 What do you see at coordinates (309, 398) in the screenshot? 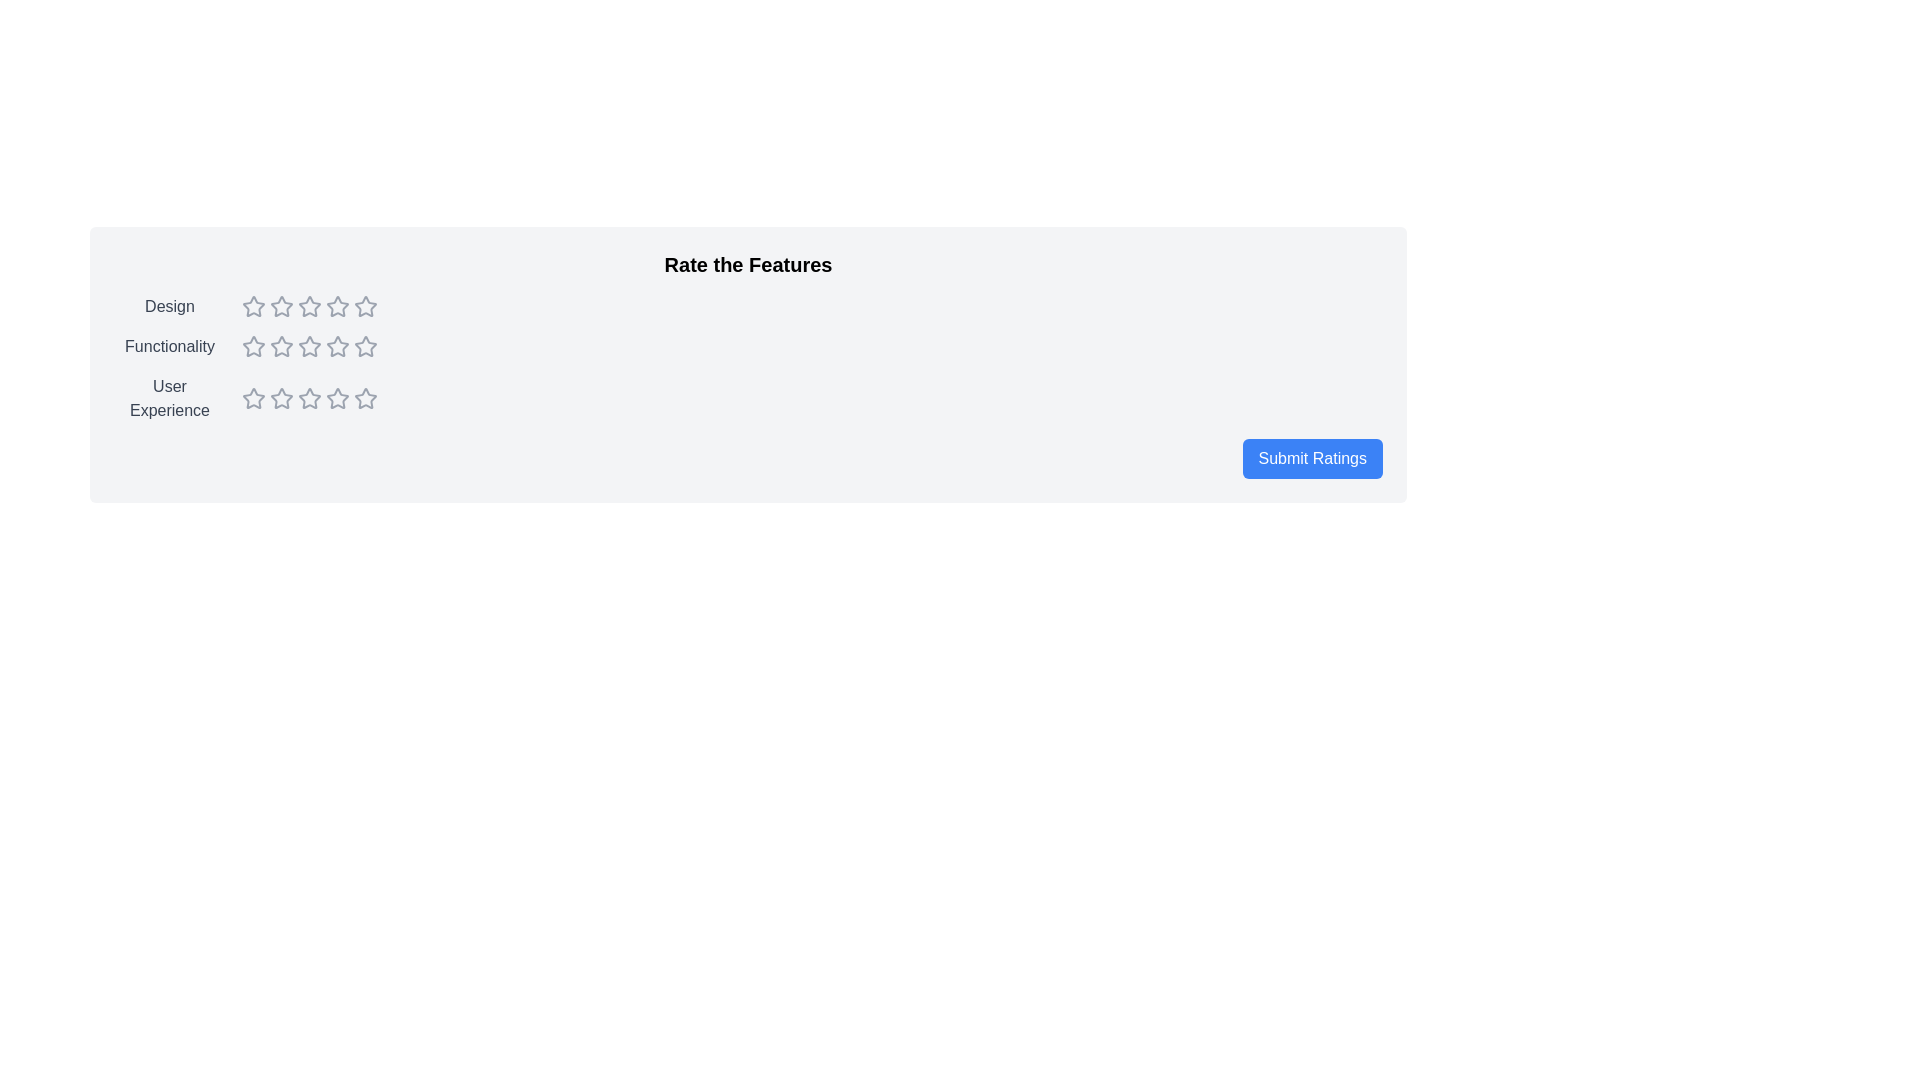
I see `the fourth star-shaped icon in the rating row for 'User Experience' to rate it` at bounding box center [309, 398].